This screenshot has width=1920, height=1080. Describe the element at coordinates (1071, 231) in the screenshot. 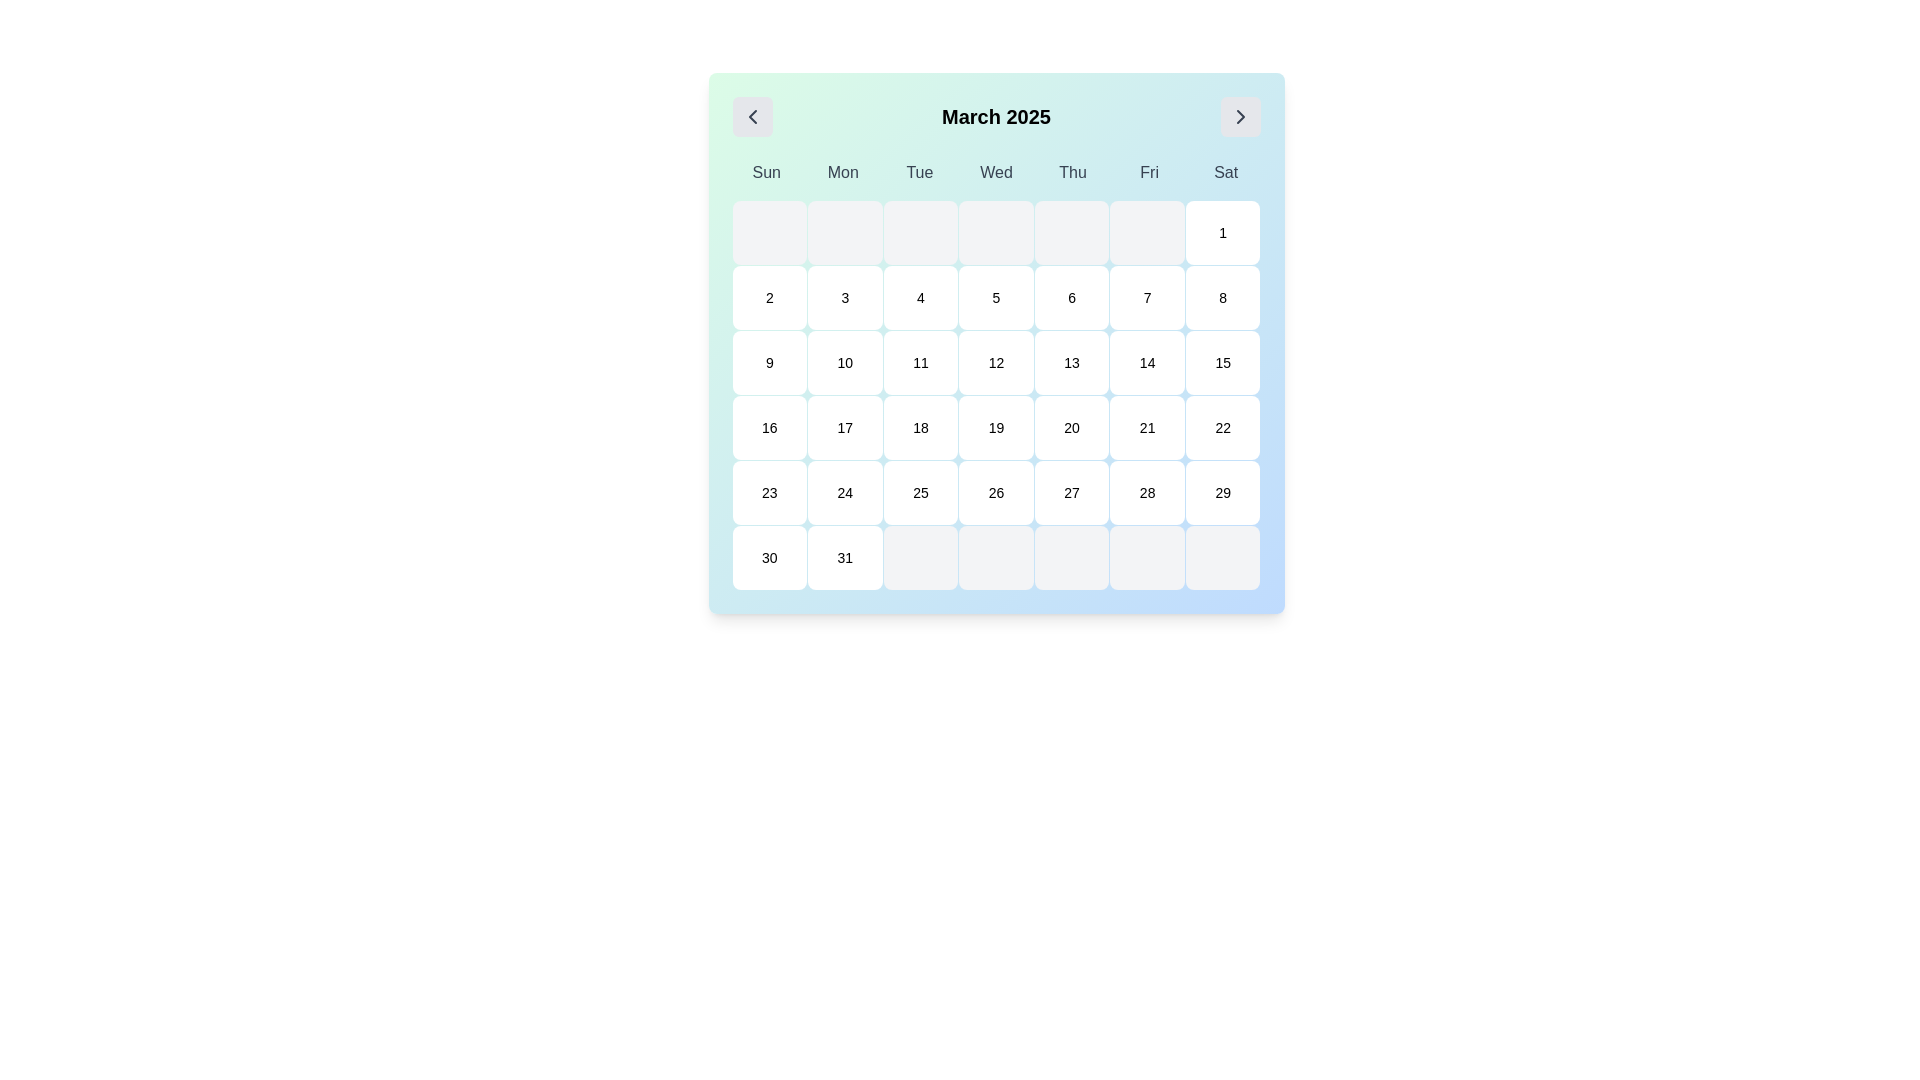

I see `the fifth cell in the topmost row of the calendar grid, which is under the column labeled 'Thu'` at that location.